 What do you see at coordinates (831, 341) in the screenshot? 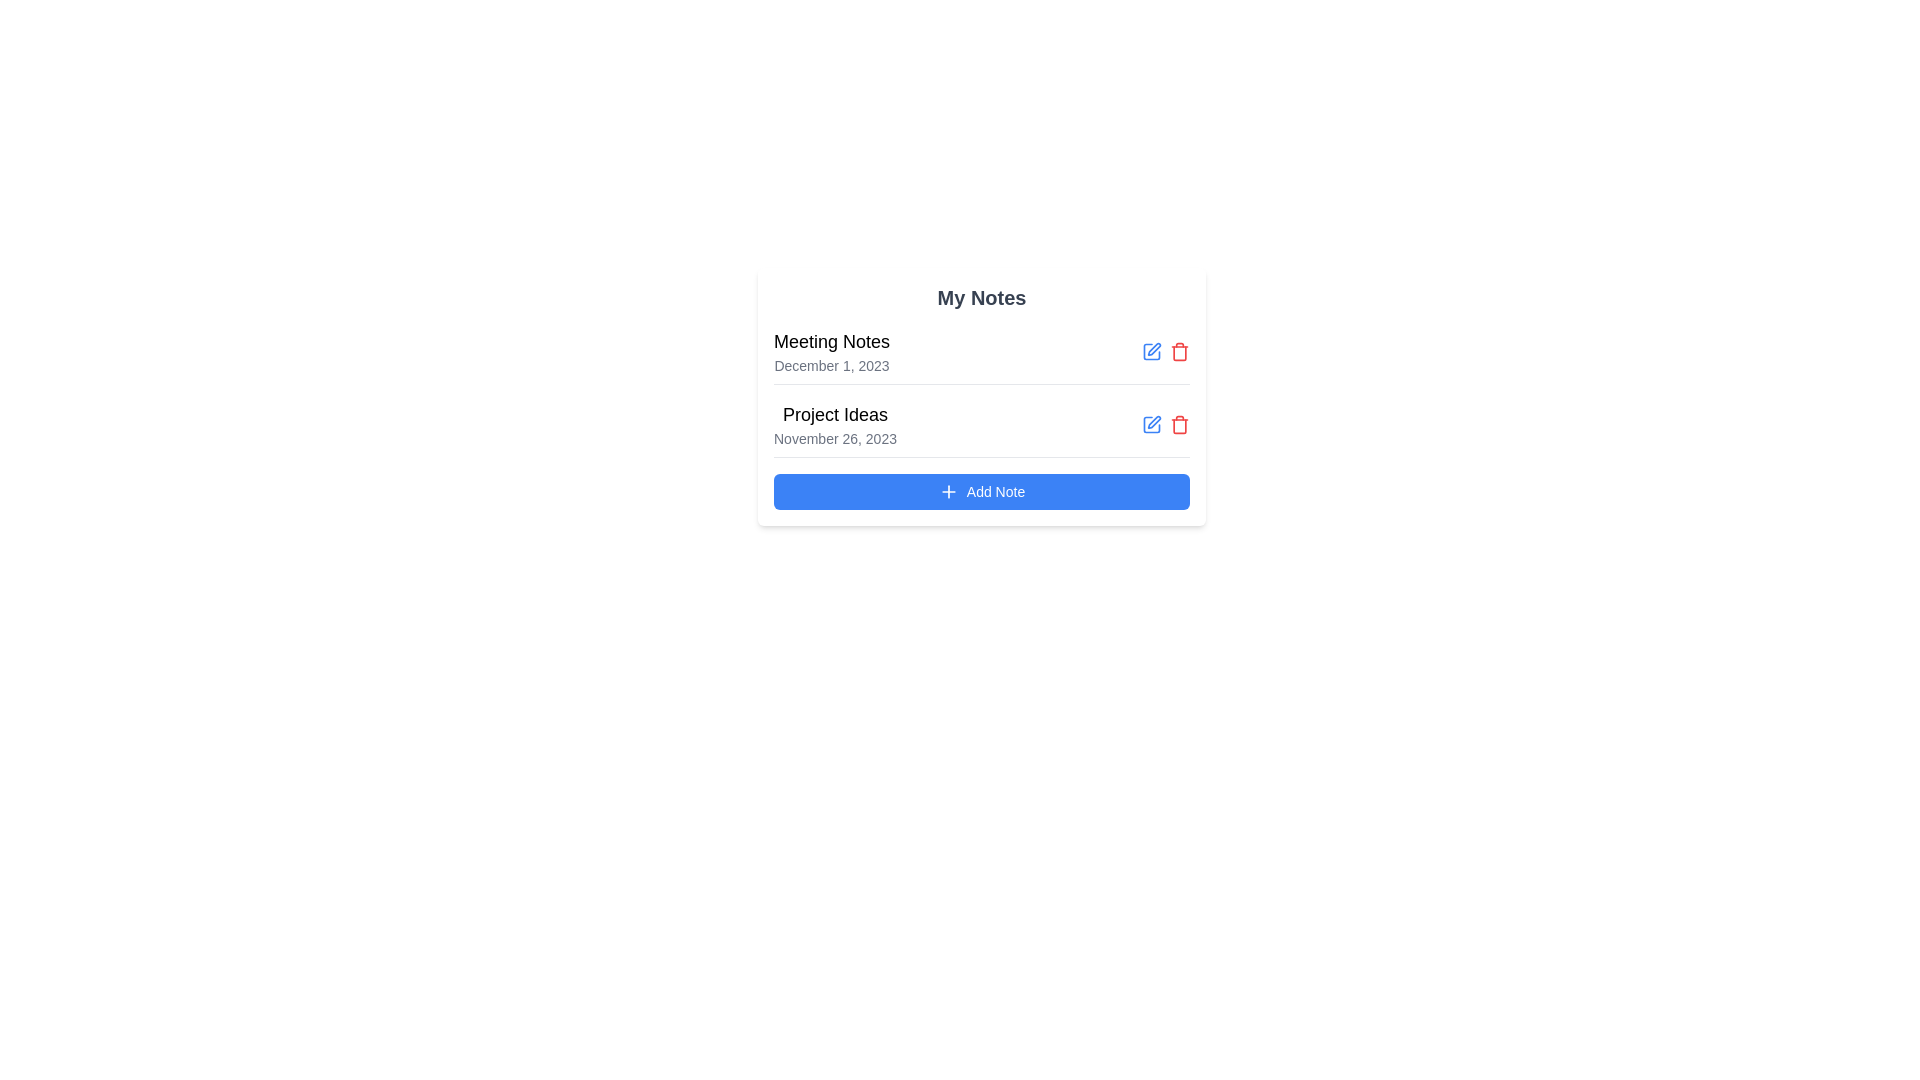
I see `the 'Meeting Notes' title element, which is styled with bold text and positioned at the top of the 'My Notes' section` at bounding box center [831, 341].